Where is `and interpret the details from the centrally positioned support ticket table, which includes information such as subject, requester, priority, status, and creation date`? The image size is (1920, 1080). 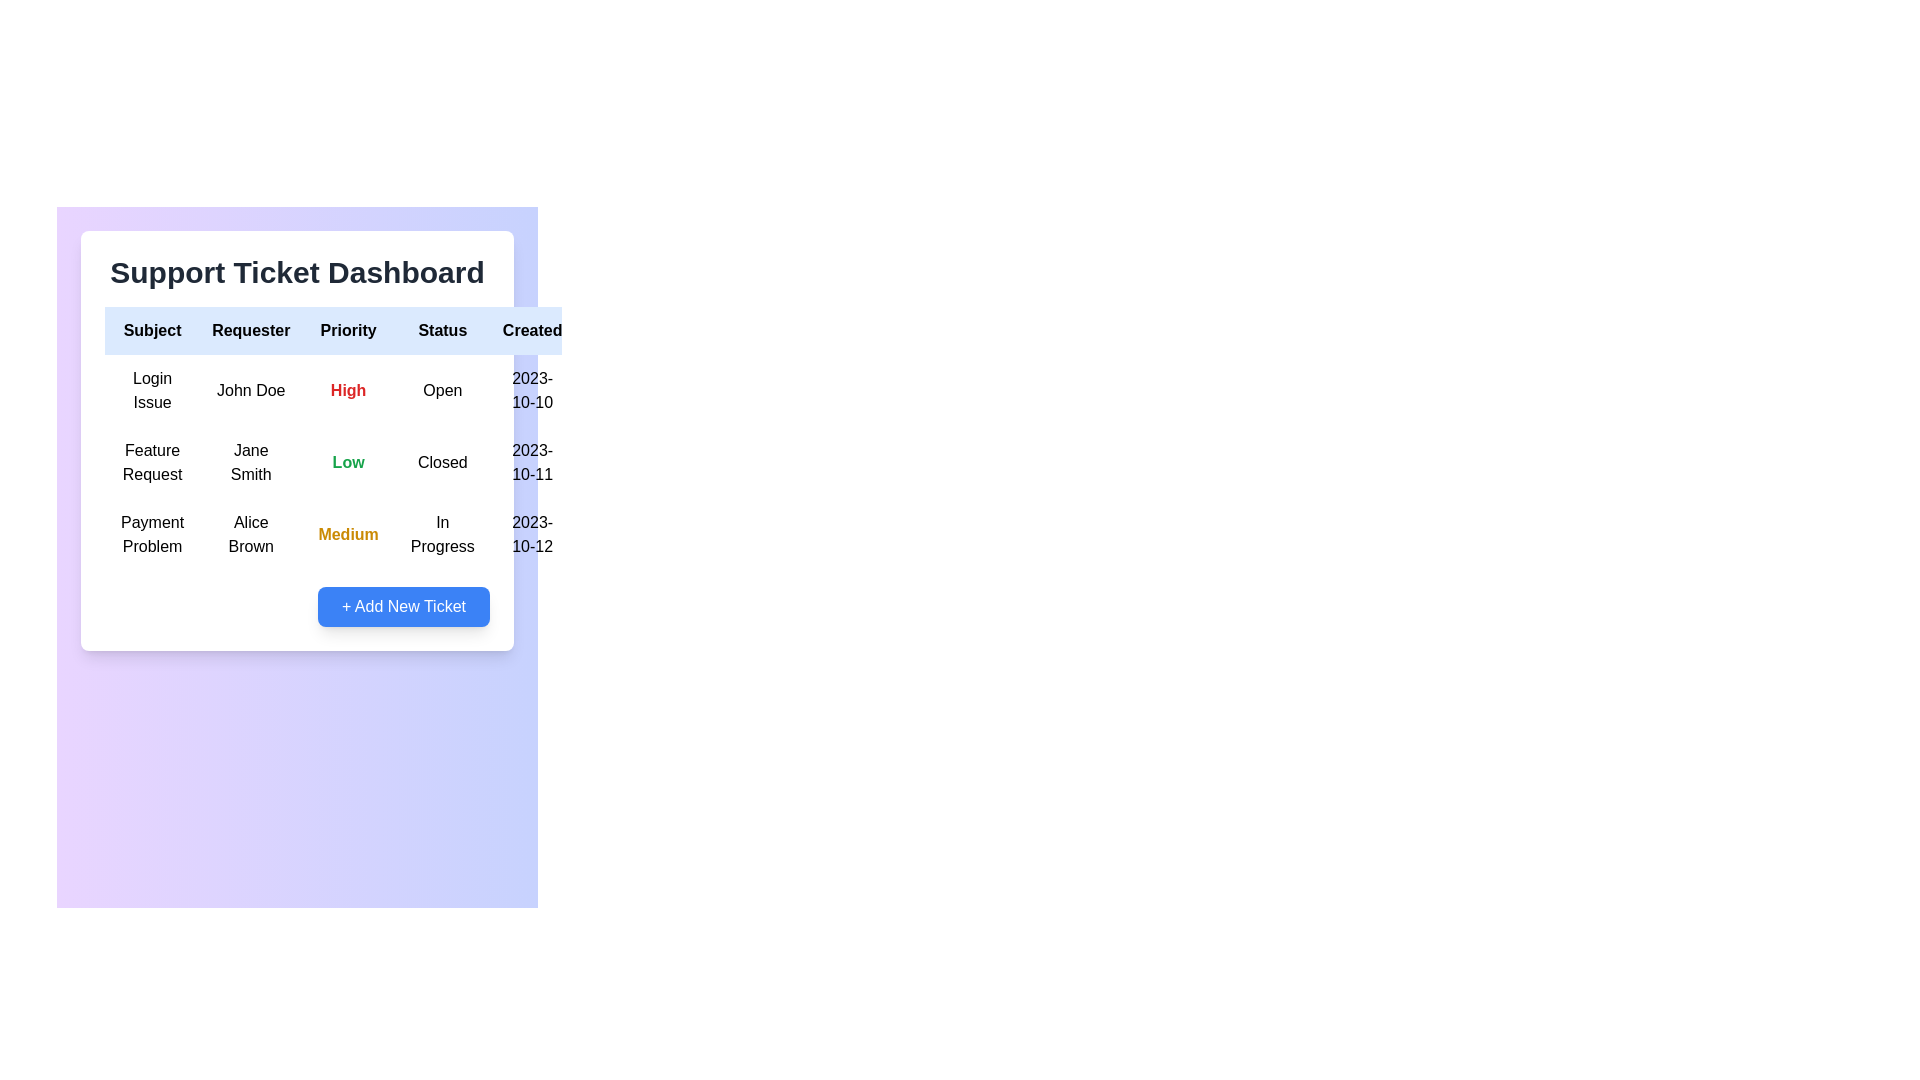 and interpret the details from the centrally positioned support ticket table, which includes information such as subject, requester, priority, status, and creation date is located at coordinates (296, 439).